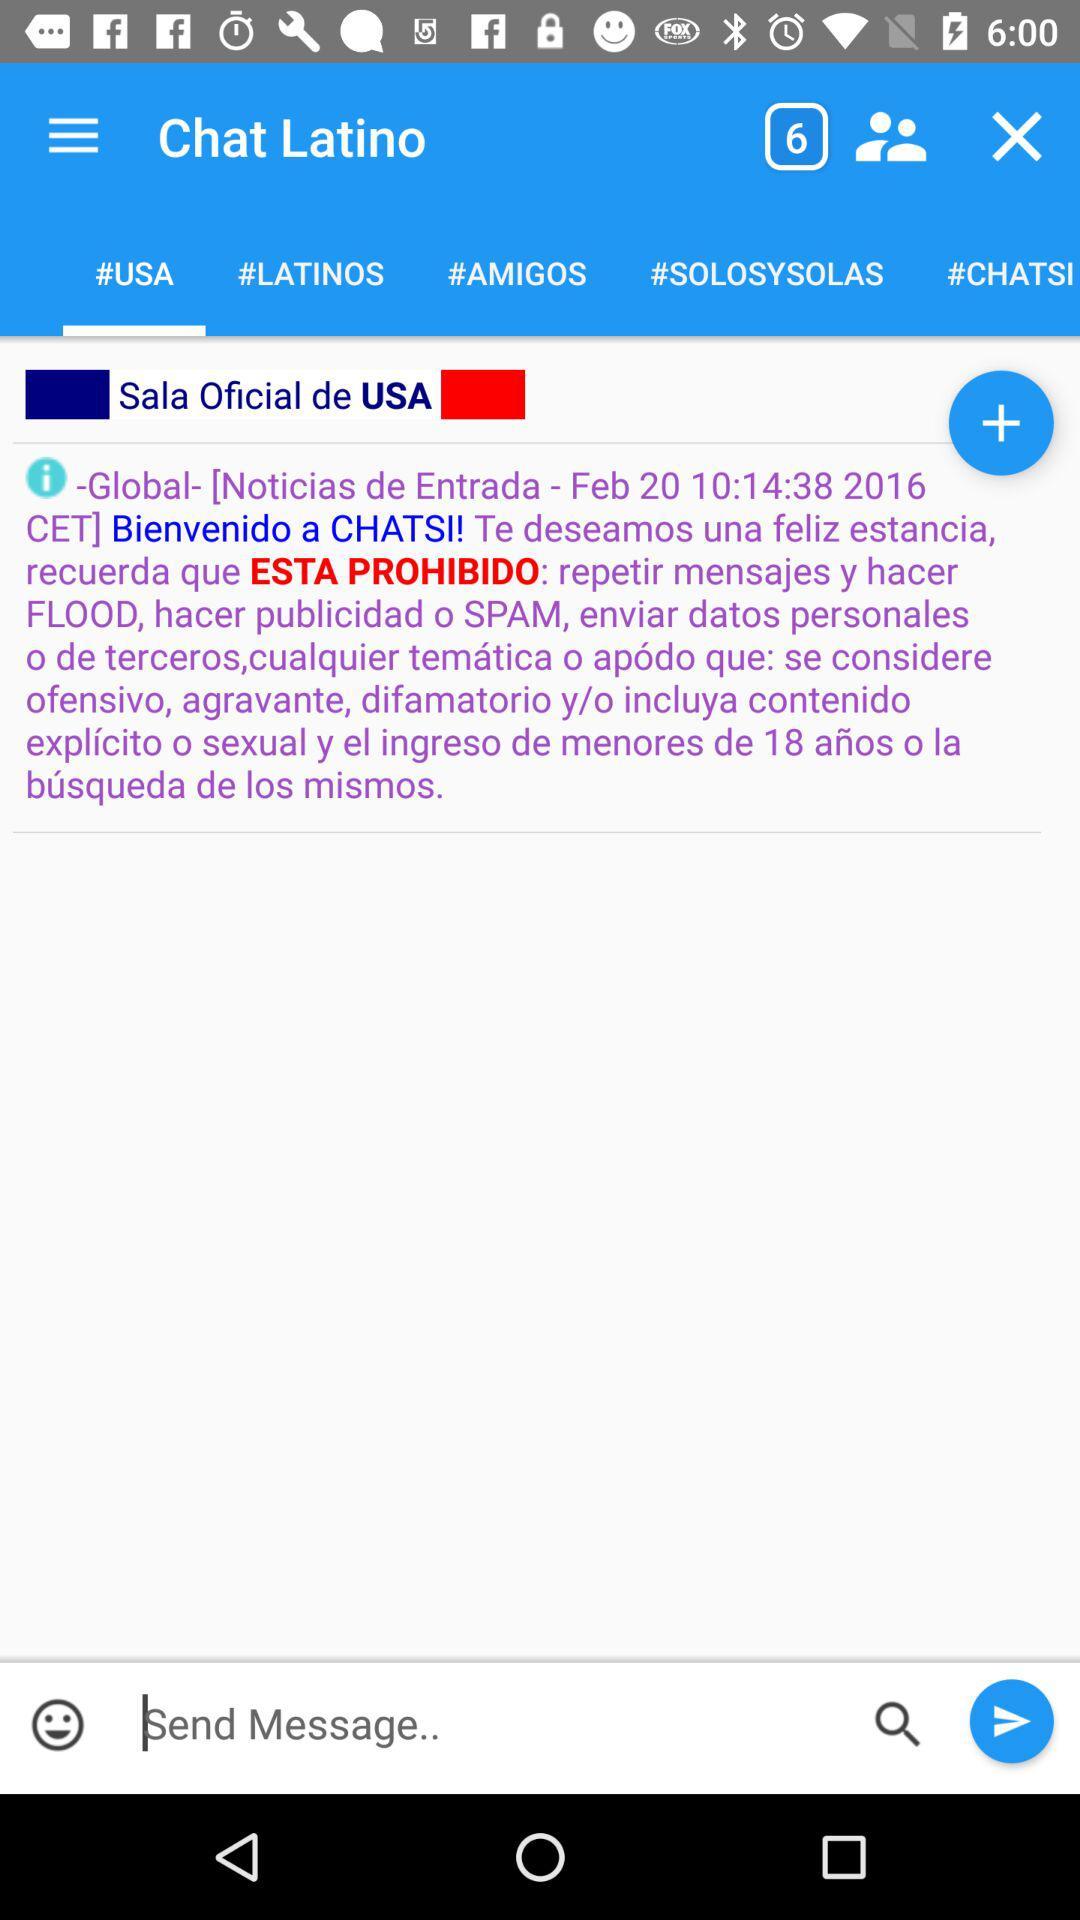  Describe the element at coordinates (890, 135) in the screenshot. I see `the item above the #solosysolas icon` at that location.